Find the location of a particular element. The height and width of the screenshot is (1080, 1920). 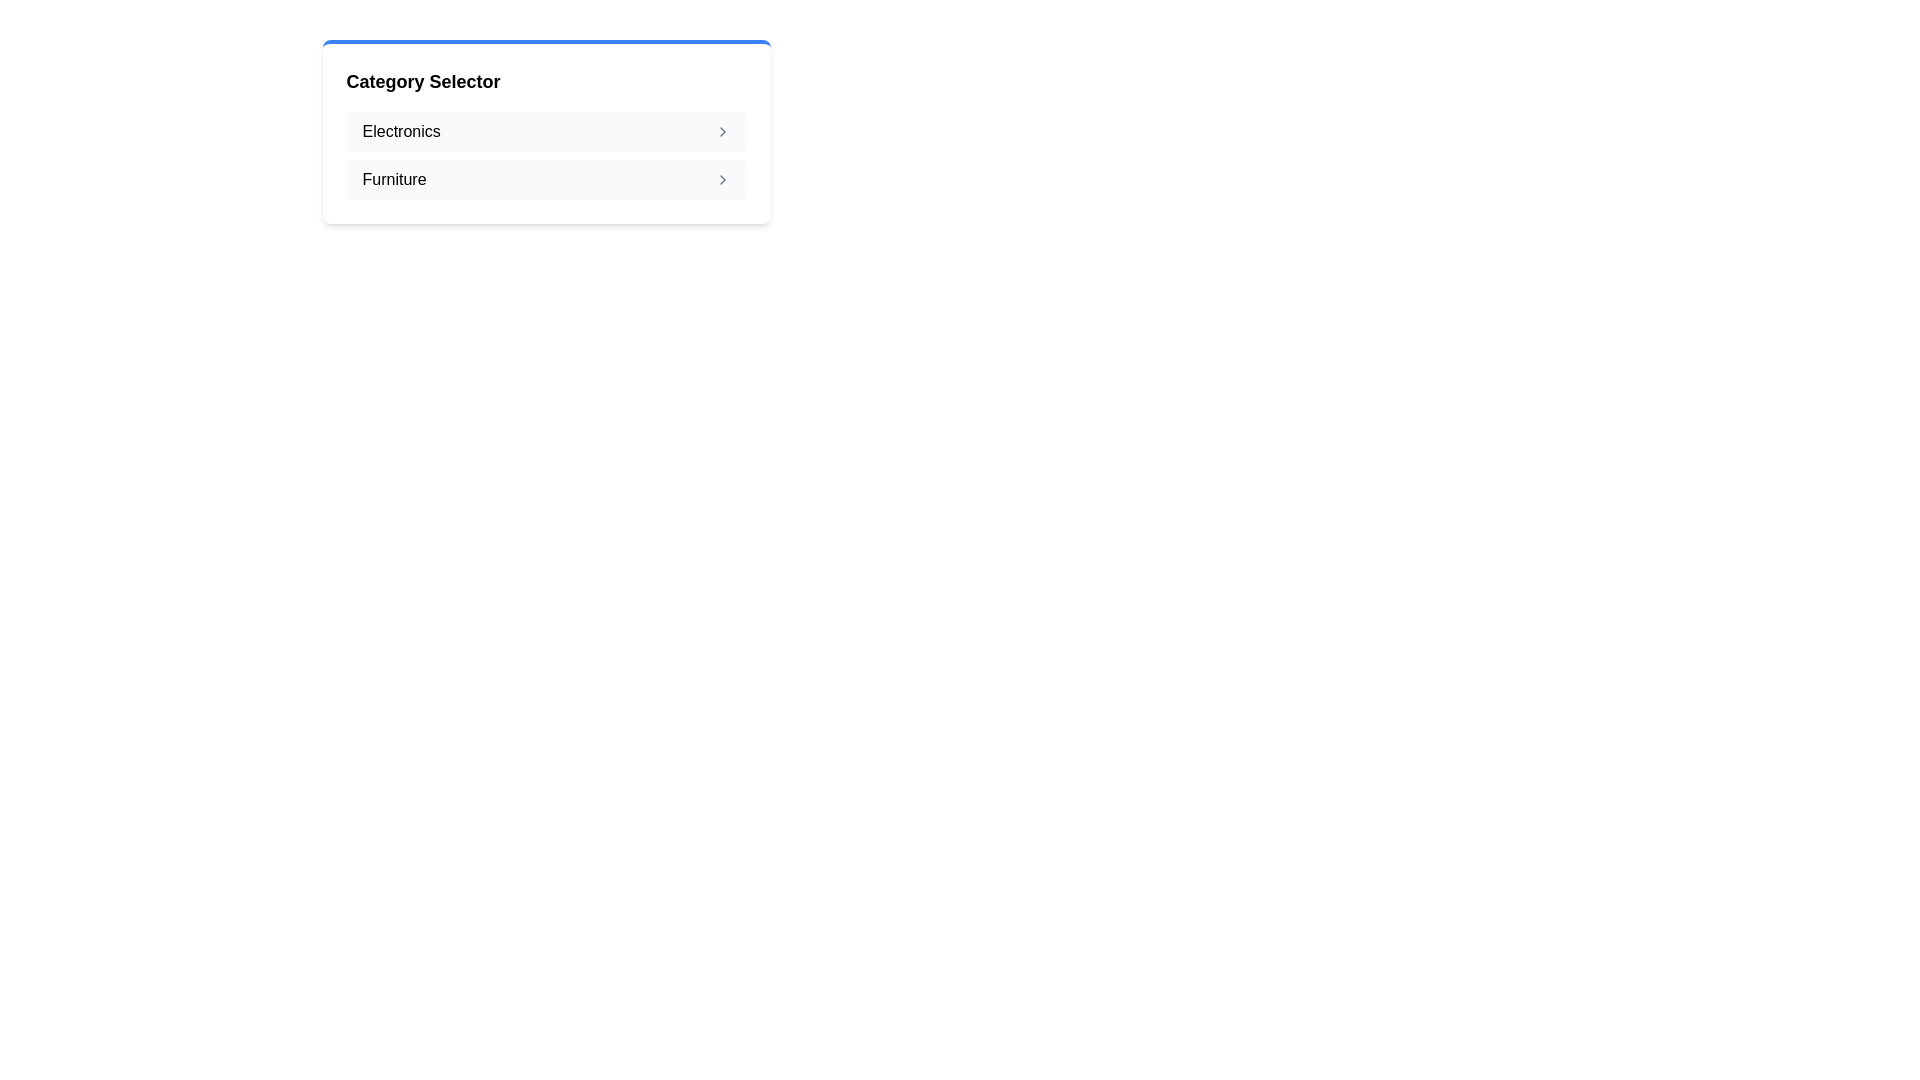

the 'Furniture' button-like interactive list item to change its background color from light gray to light blue is located at coordinates (546, 180).